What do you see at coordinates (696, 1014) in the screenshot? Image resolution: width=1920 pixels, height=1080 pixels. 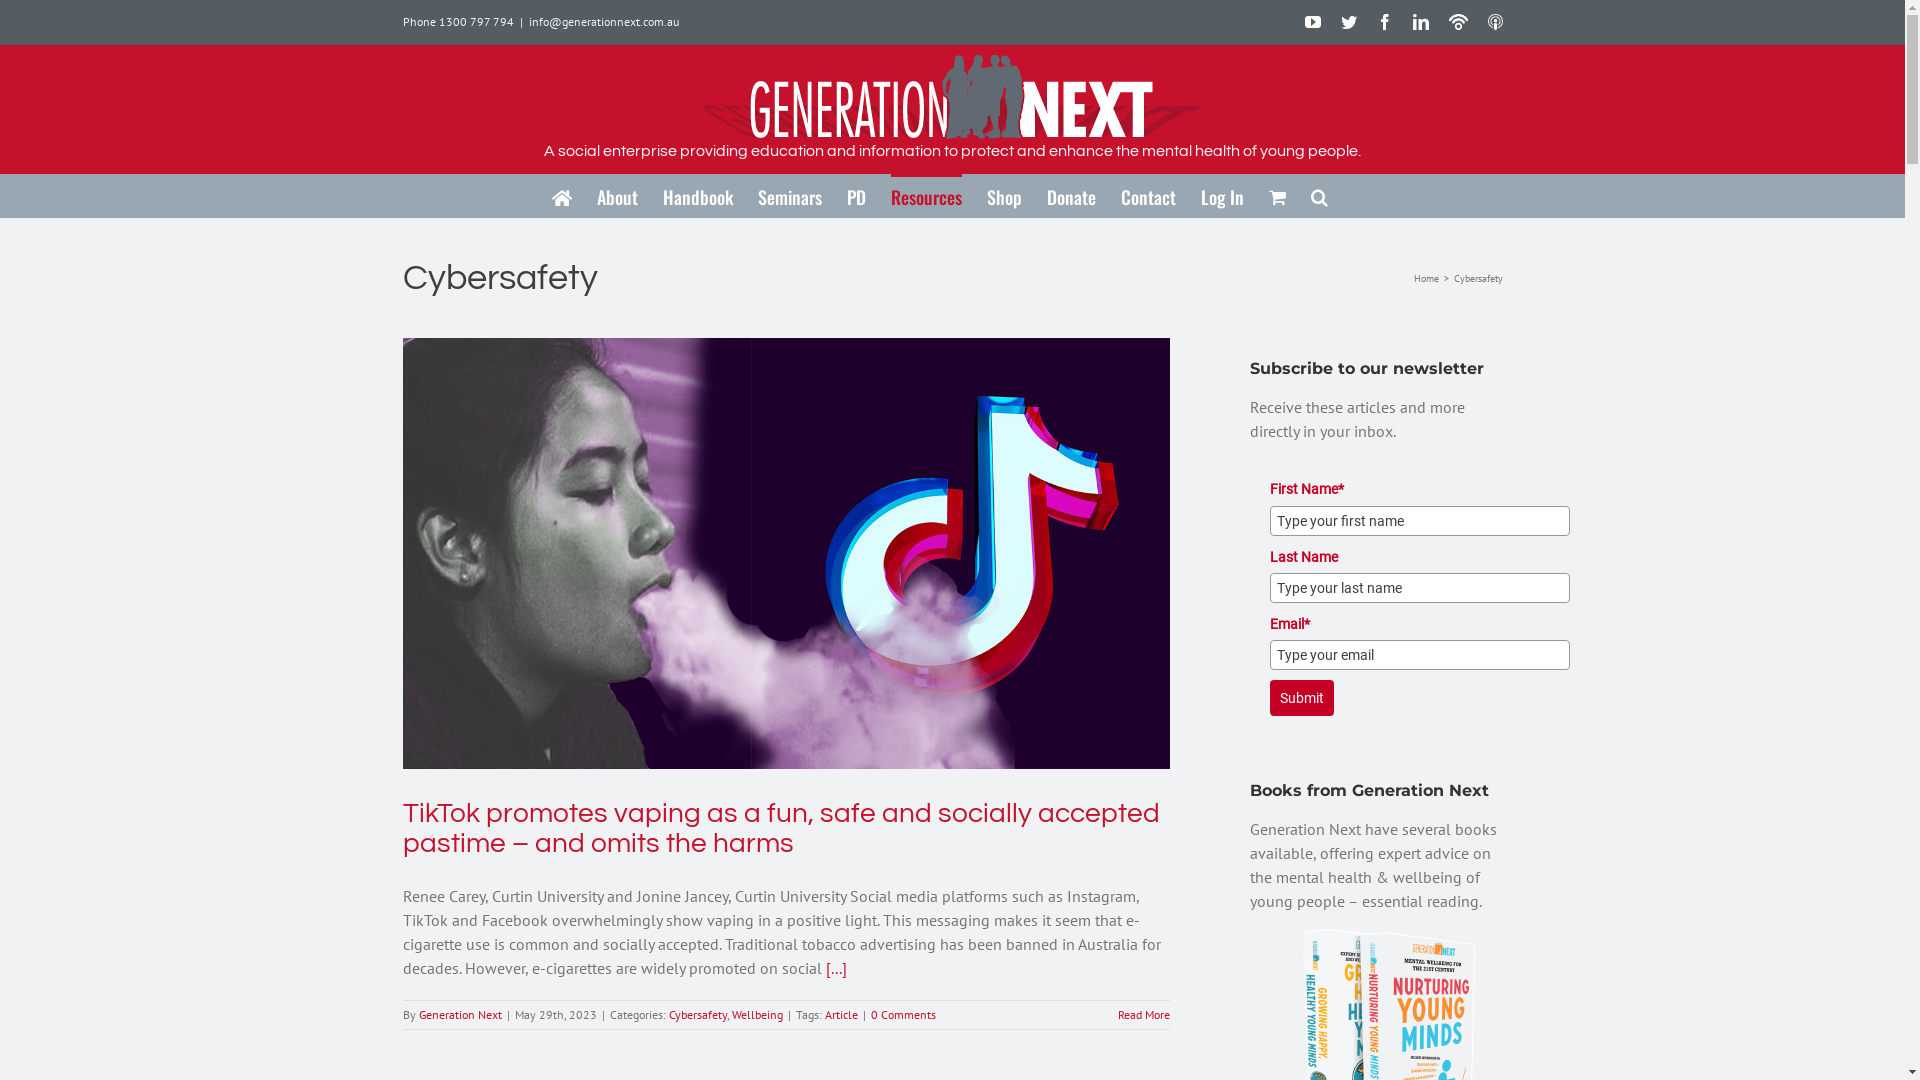 I see `'Cybersafety'` at bounding box center [696, 1014].